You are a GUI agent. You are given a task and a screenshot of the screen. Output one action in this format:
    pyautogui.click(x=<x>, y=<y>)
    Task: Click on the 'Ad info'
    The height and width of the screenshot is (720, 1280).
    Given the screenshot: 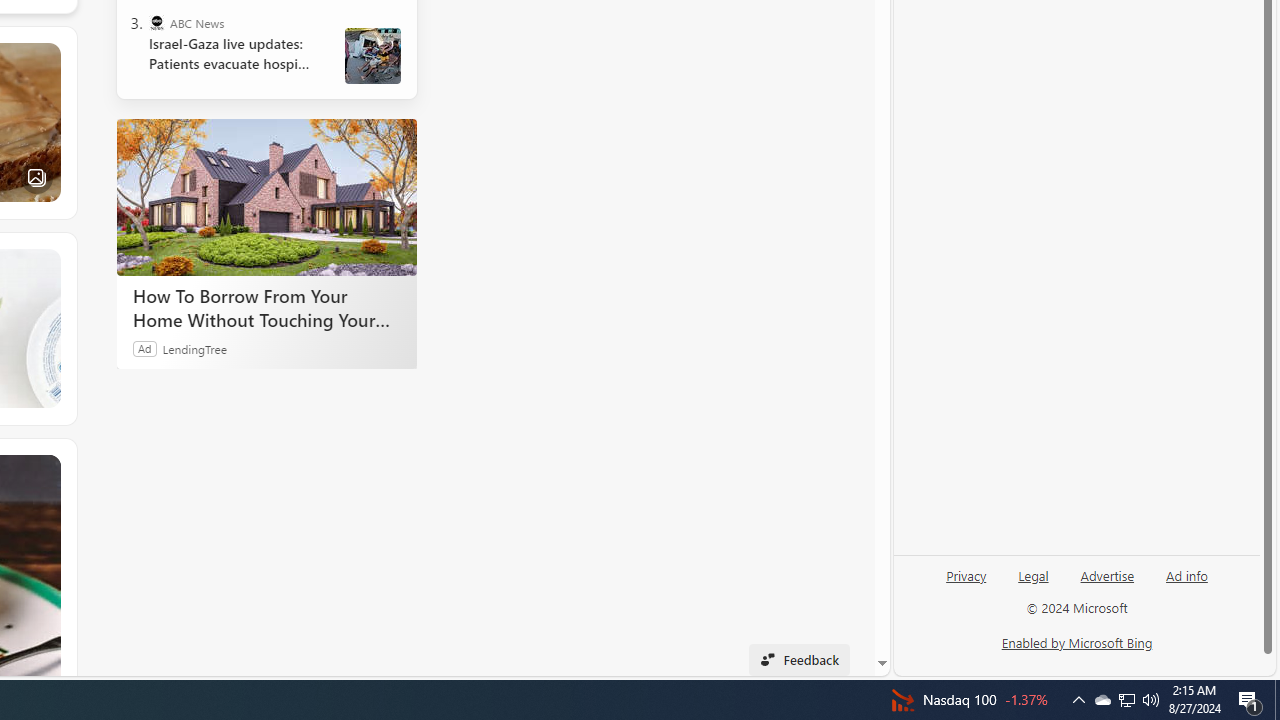 What is the action you would take?
    pyautogui.click(x=1187, y=574)
    